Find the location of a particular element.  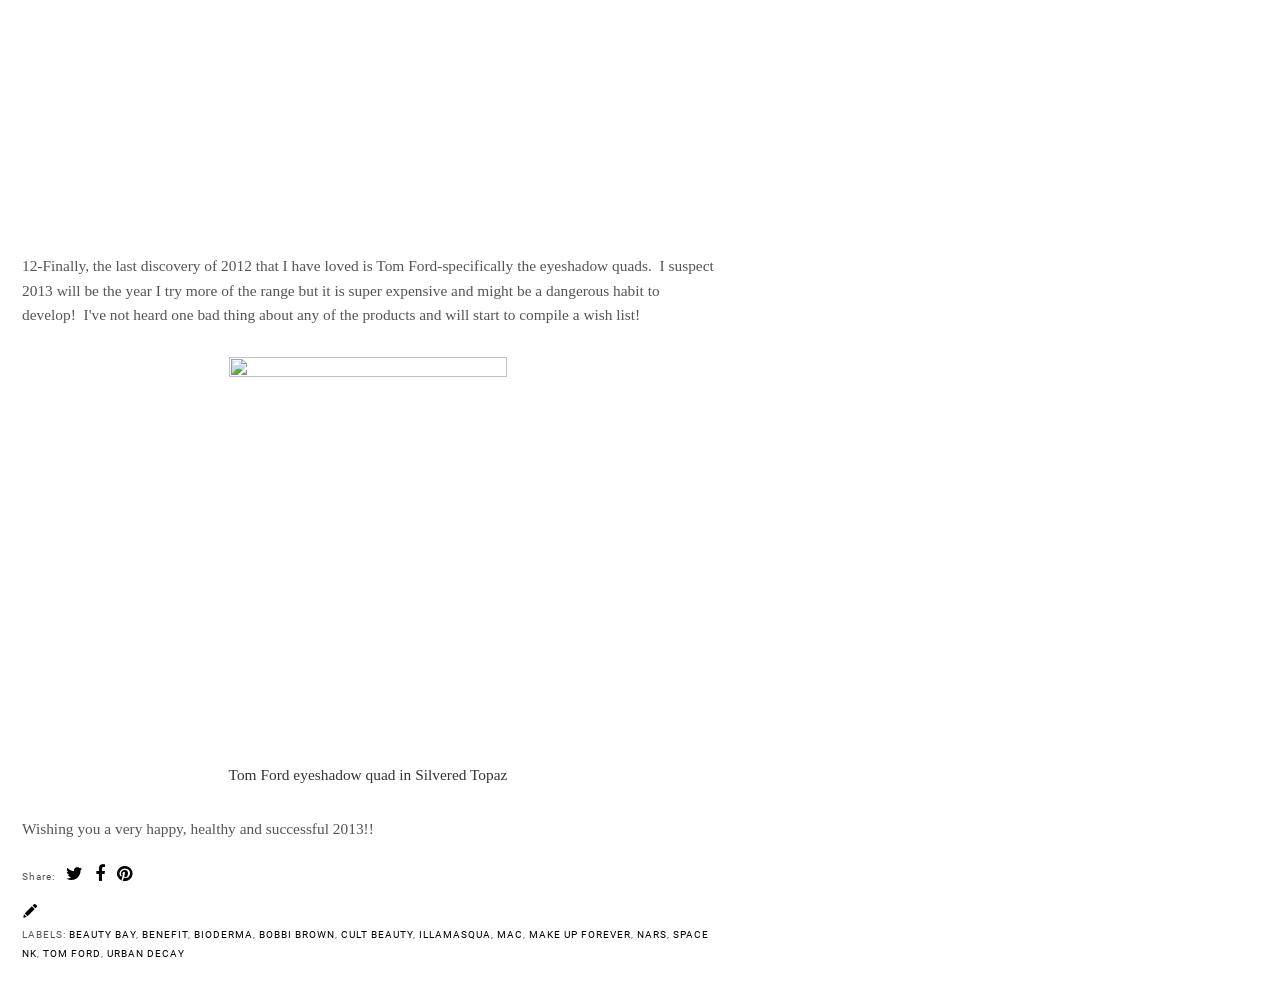

'Illamasqua' is located at coordinates (455, 933).